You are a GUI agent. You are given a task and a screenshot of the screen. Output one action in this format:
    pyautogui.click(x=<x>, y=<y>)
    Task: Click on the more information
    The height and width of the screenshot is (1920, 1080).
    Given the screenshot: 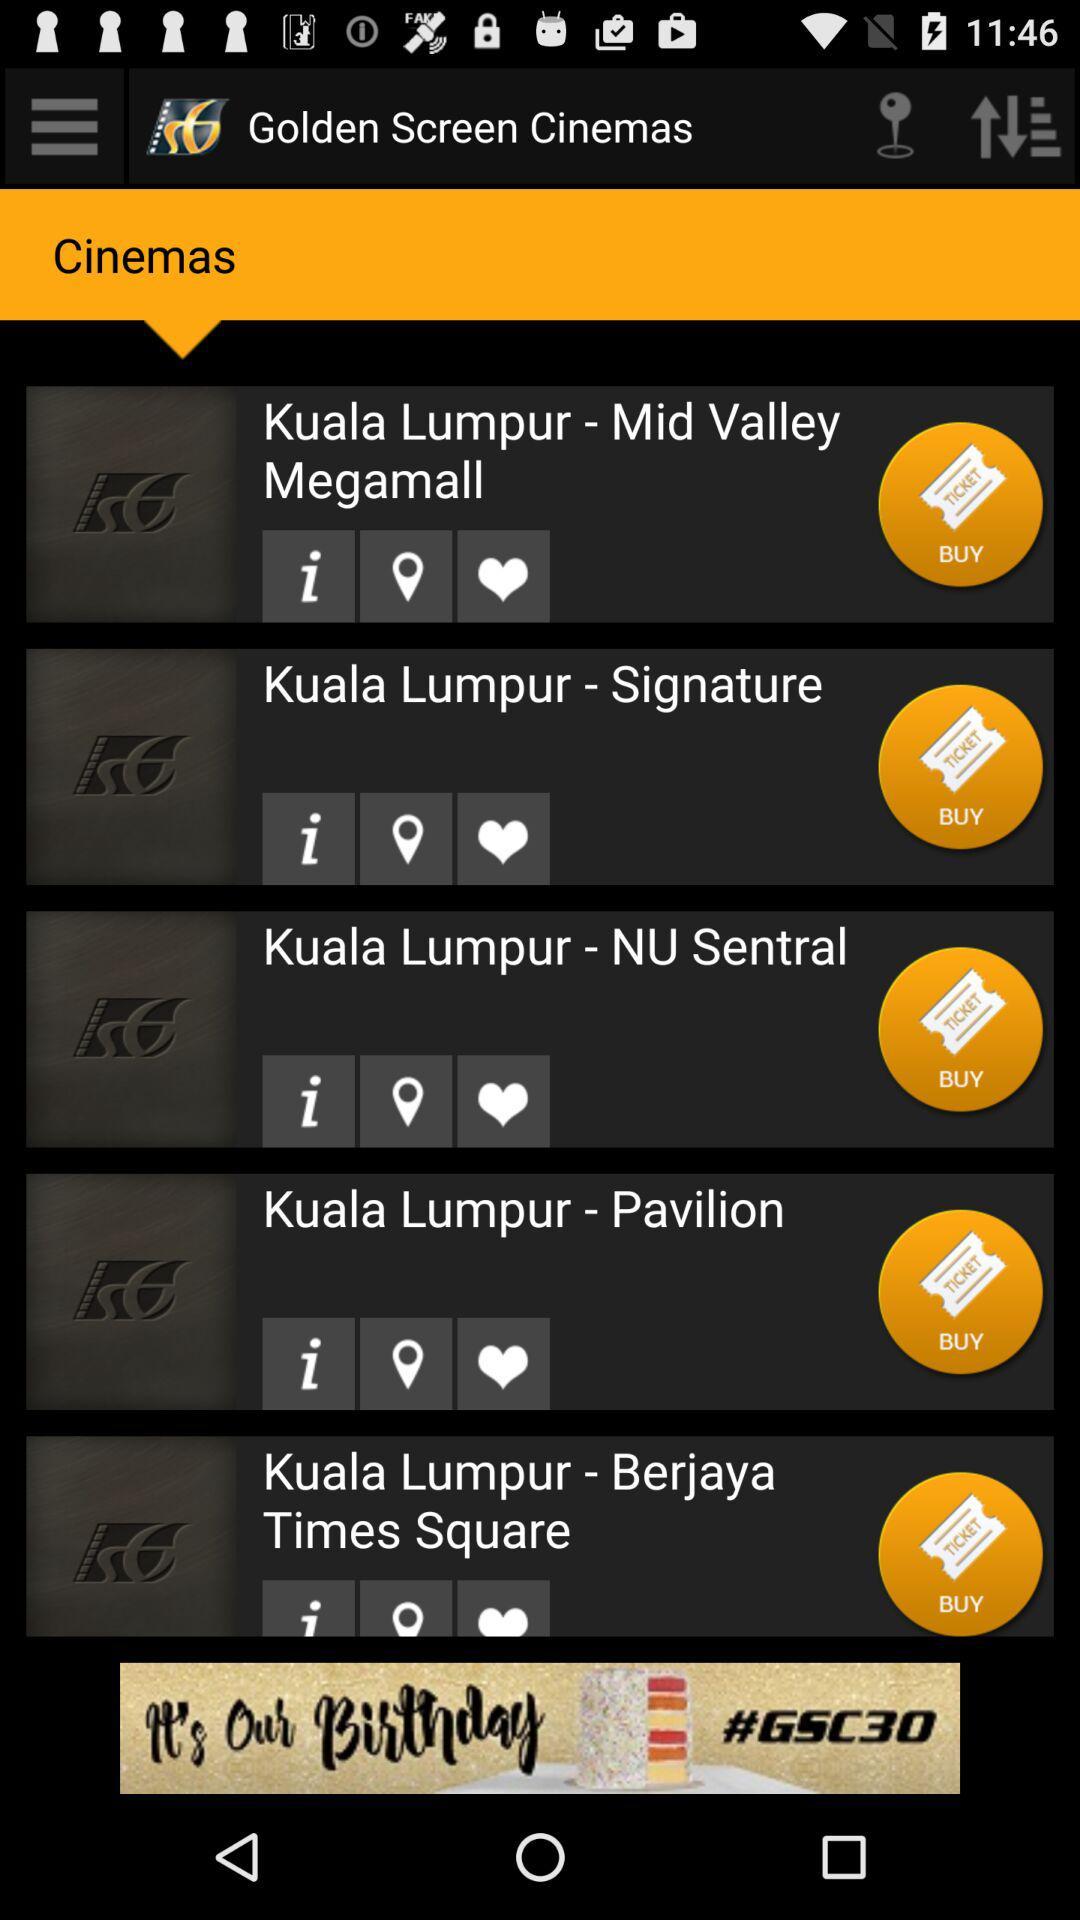 What is the action you would take?
    pyautogui.click(x=308, y=1100)
    